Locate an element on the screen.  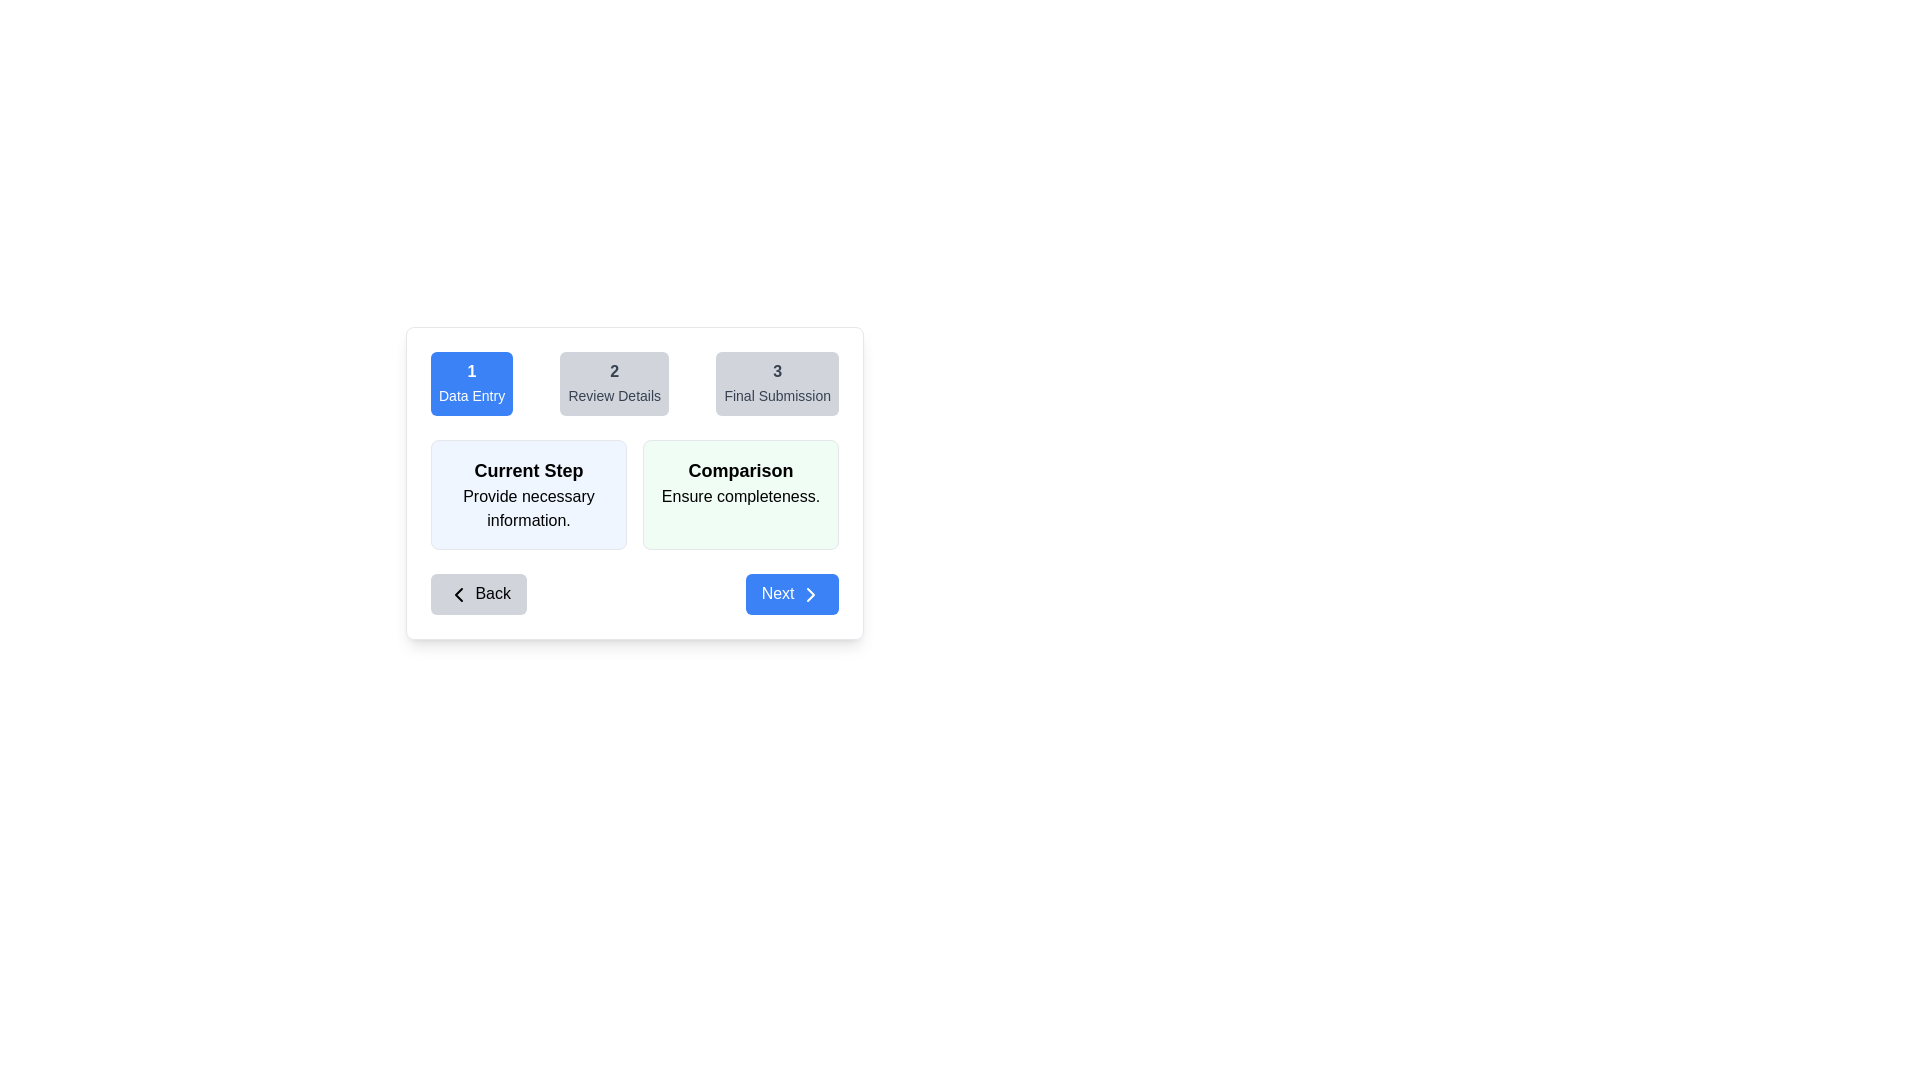
information presented in the informational card located to the right of the 'Current Step' card, positioned in a two-column layout is located at coordinates (739, 494).